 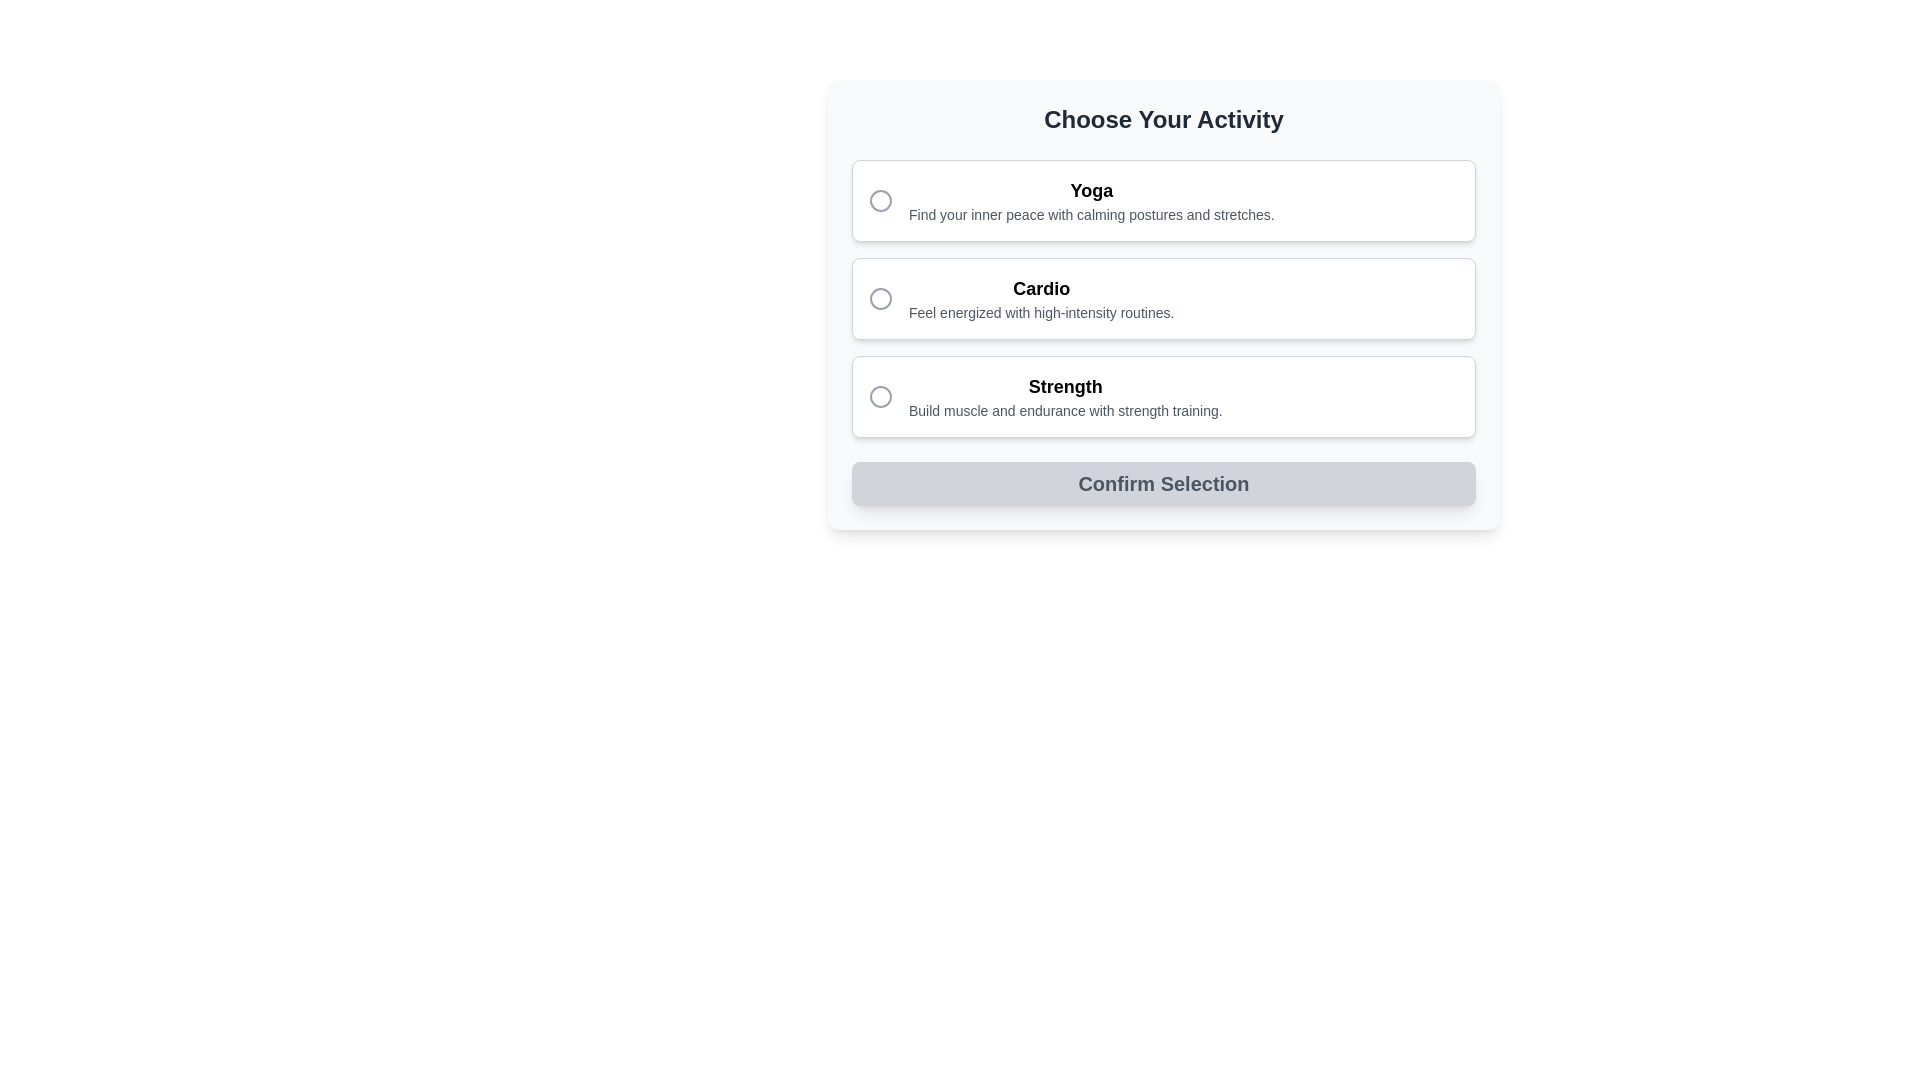 I want to click on the radio button adjacent to the text labeled 'Cardio', so click(x=880, y=299).